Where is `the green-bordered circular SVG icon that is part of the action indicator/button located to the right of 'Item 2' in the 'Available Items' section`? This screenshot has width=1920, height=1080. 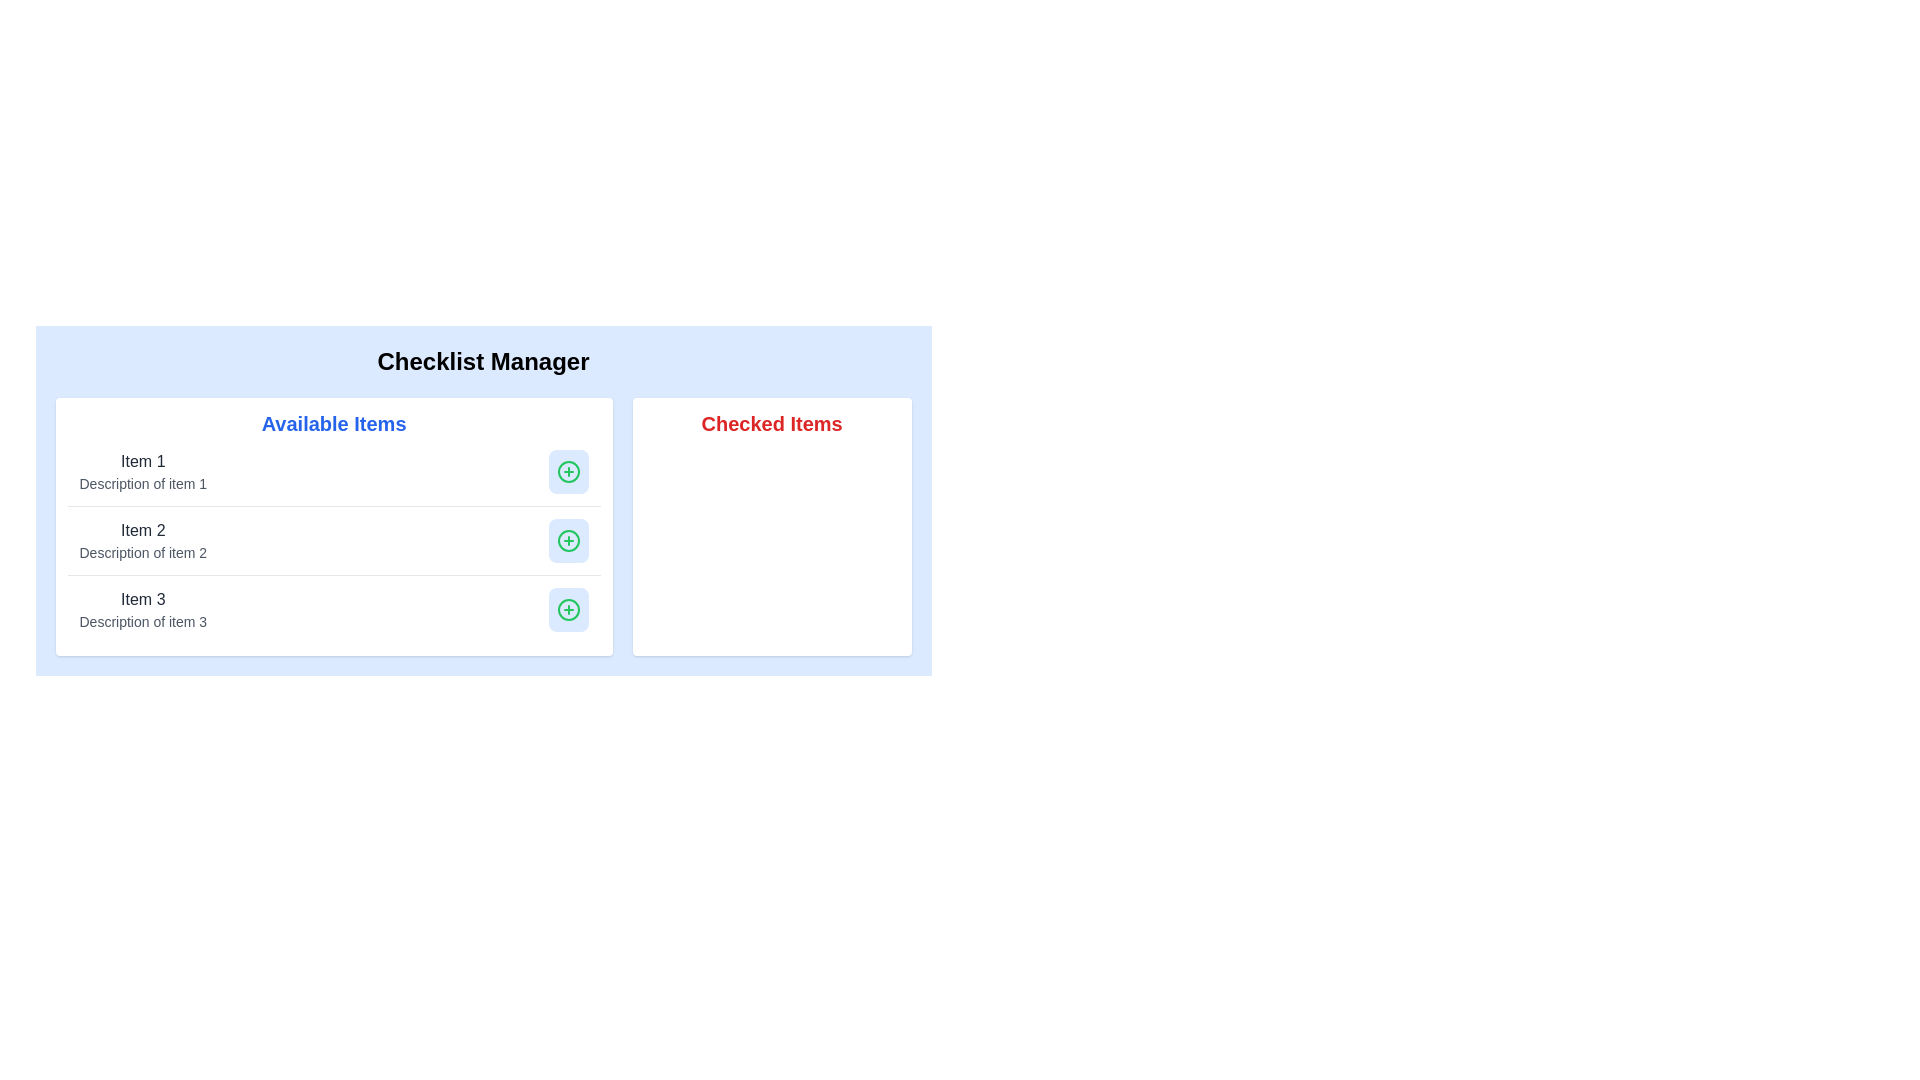 the green-bordered circular SVG icon that is part of the action indicator/button located to the right of 'Item 2' in the 'Available Items' section is located at coordinates (567, 540).